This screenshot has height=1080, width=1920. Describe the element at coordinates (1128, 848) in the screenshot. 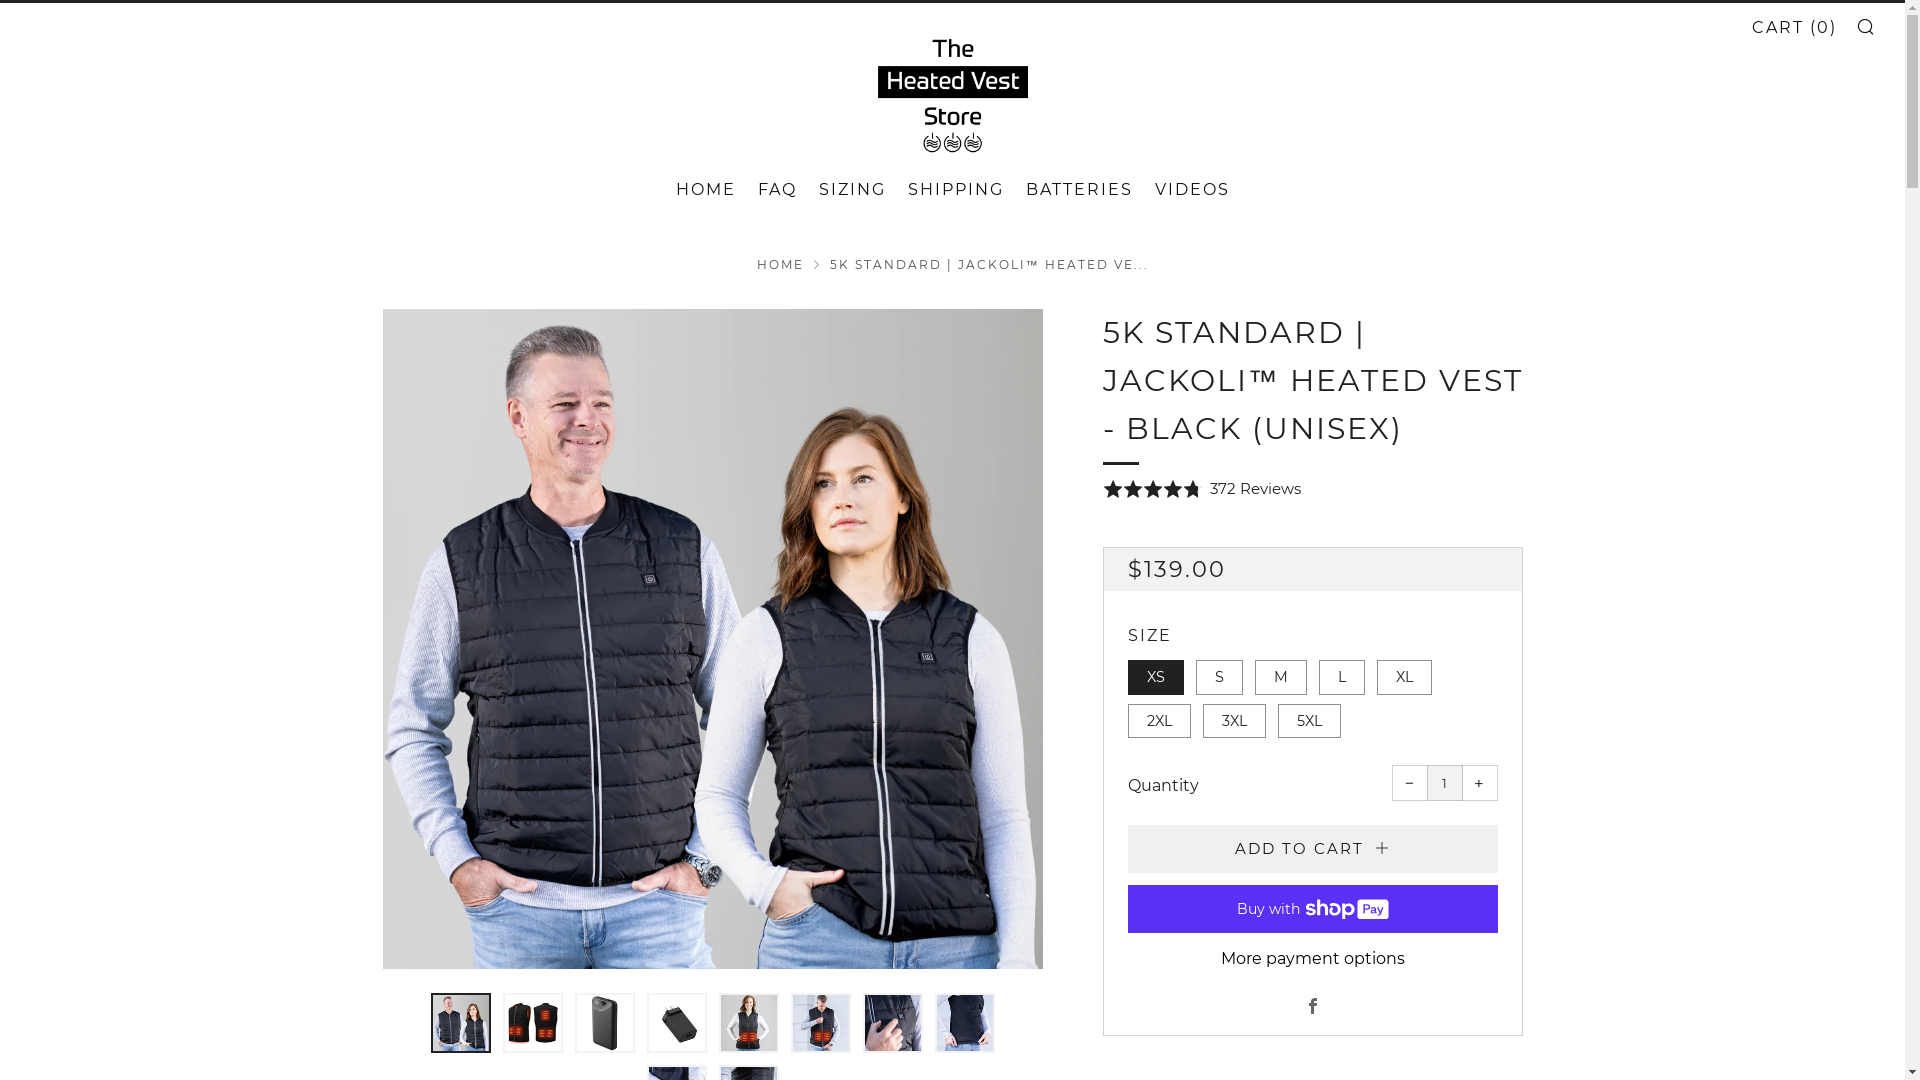

I see `'ADD TO CART'` at that location.